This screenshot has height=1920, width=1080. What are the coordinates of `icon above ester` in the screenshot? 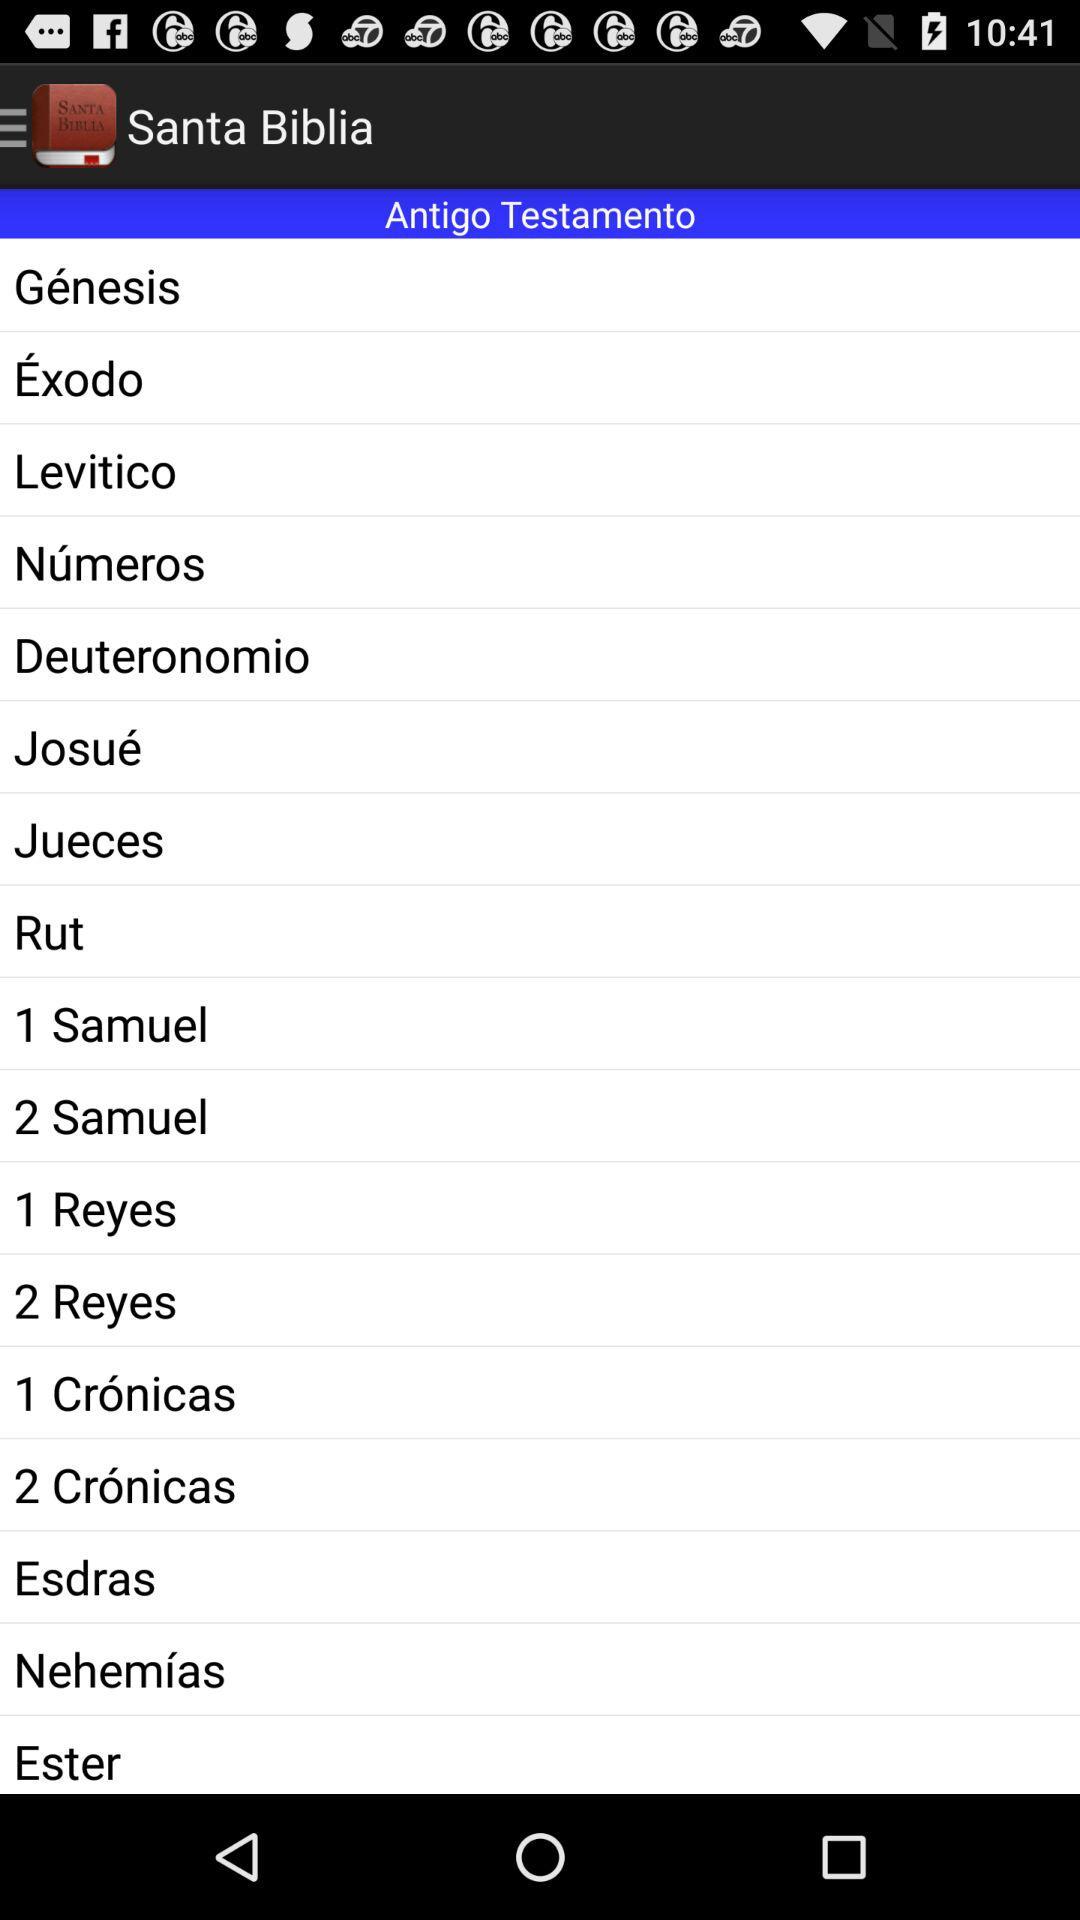 It's located at (540, 1669).